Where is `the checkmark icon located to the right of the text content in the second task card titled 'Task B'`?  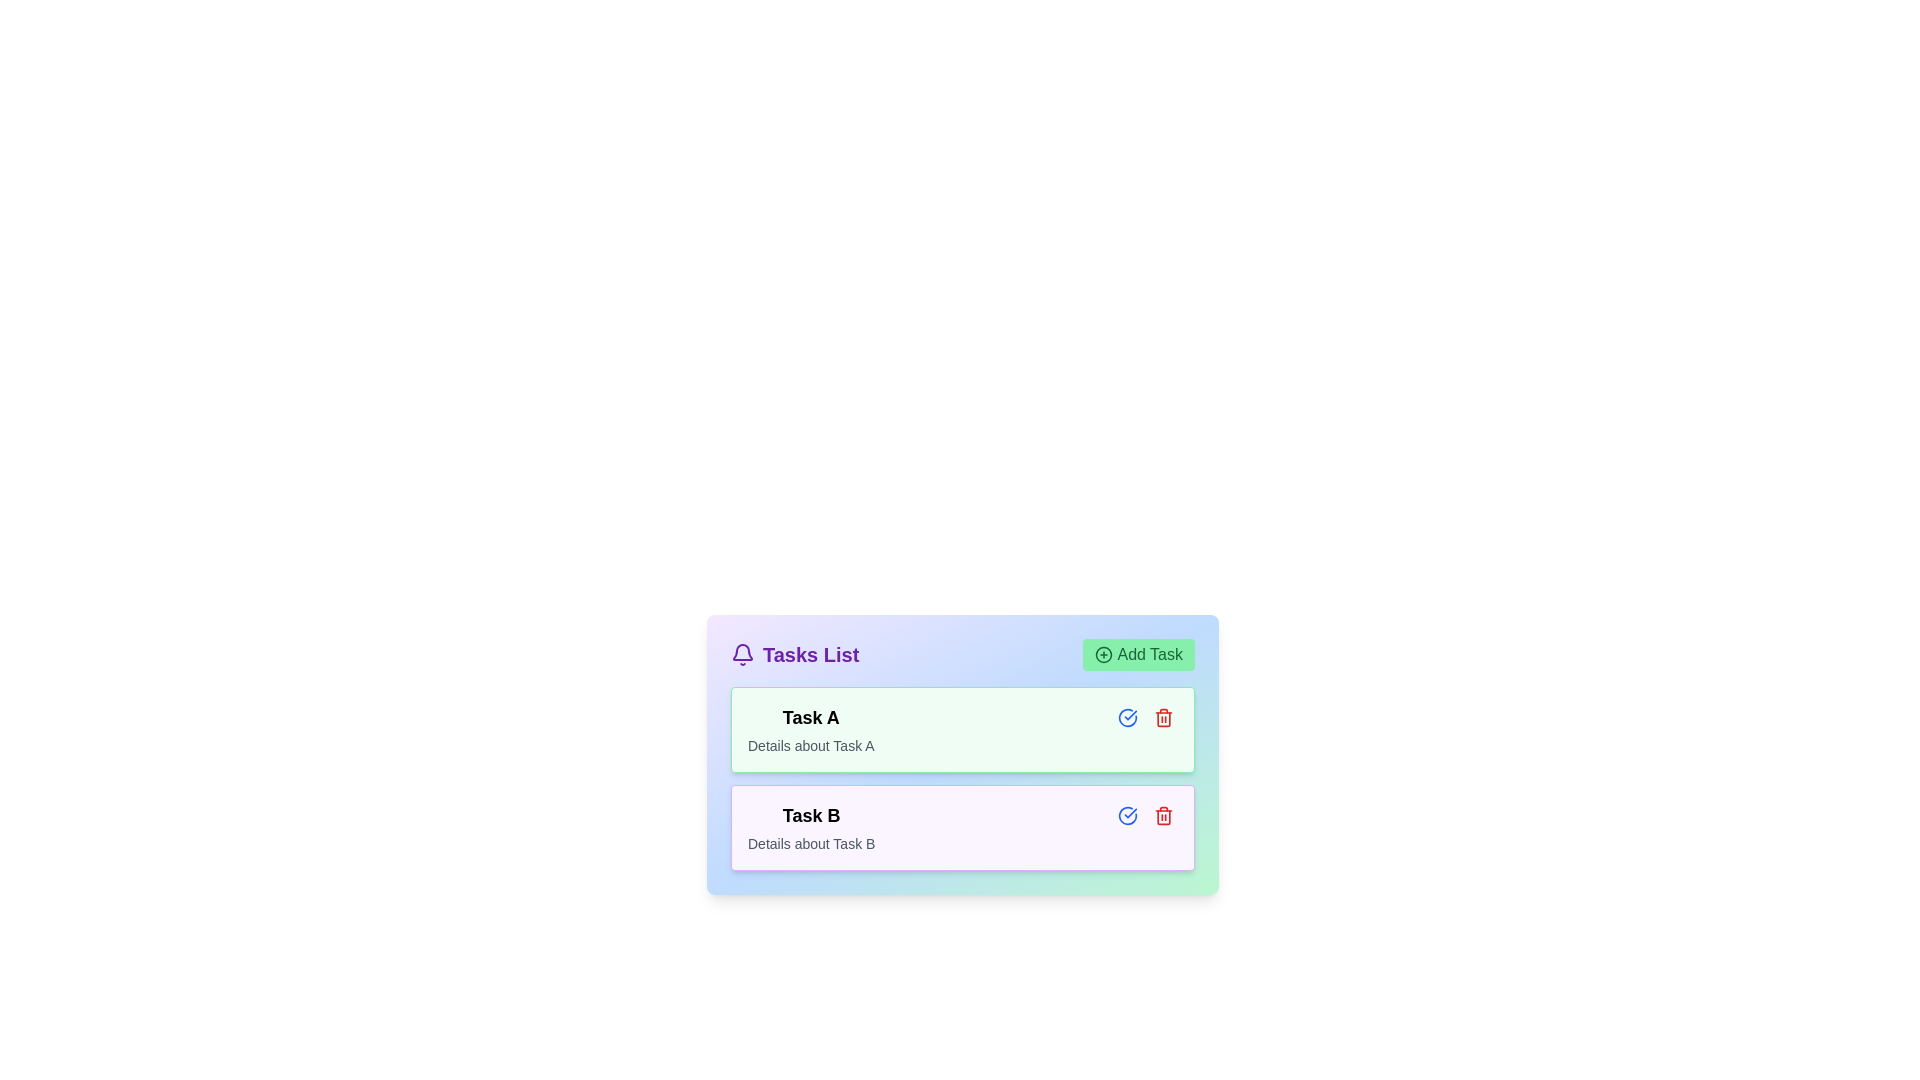
the checkmark icon located to the right of the text content in the second task card titled 'Task B' is located at coordinates (1128, 816).